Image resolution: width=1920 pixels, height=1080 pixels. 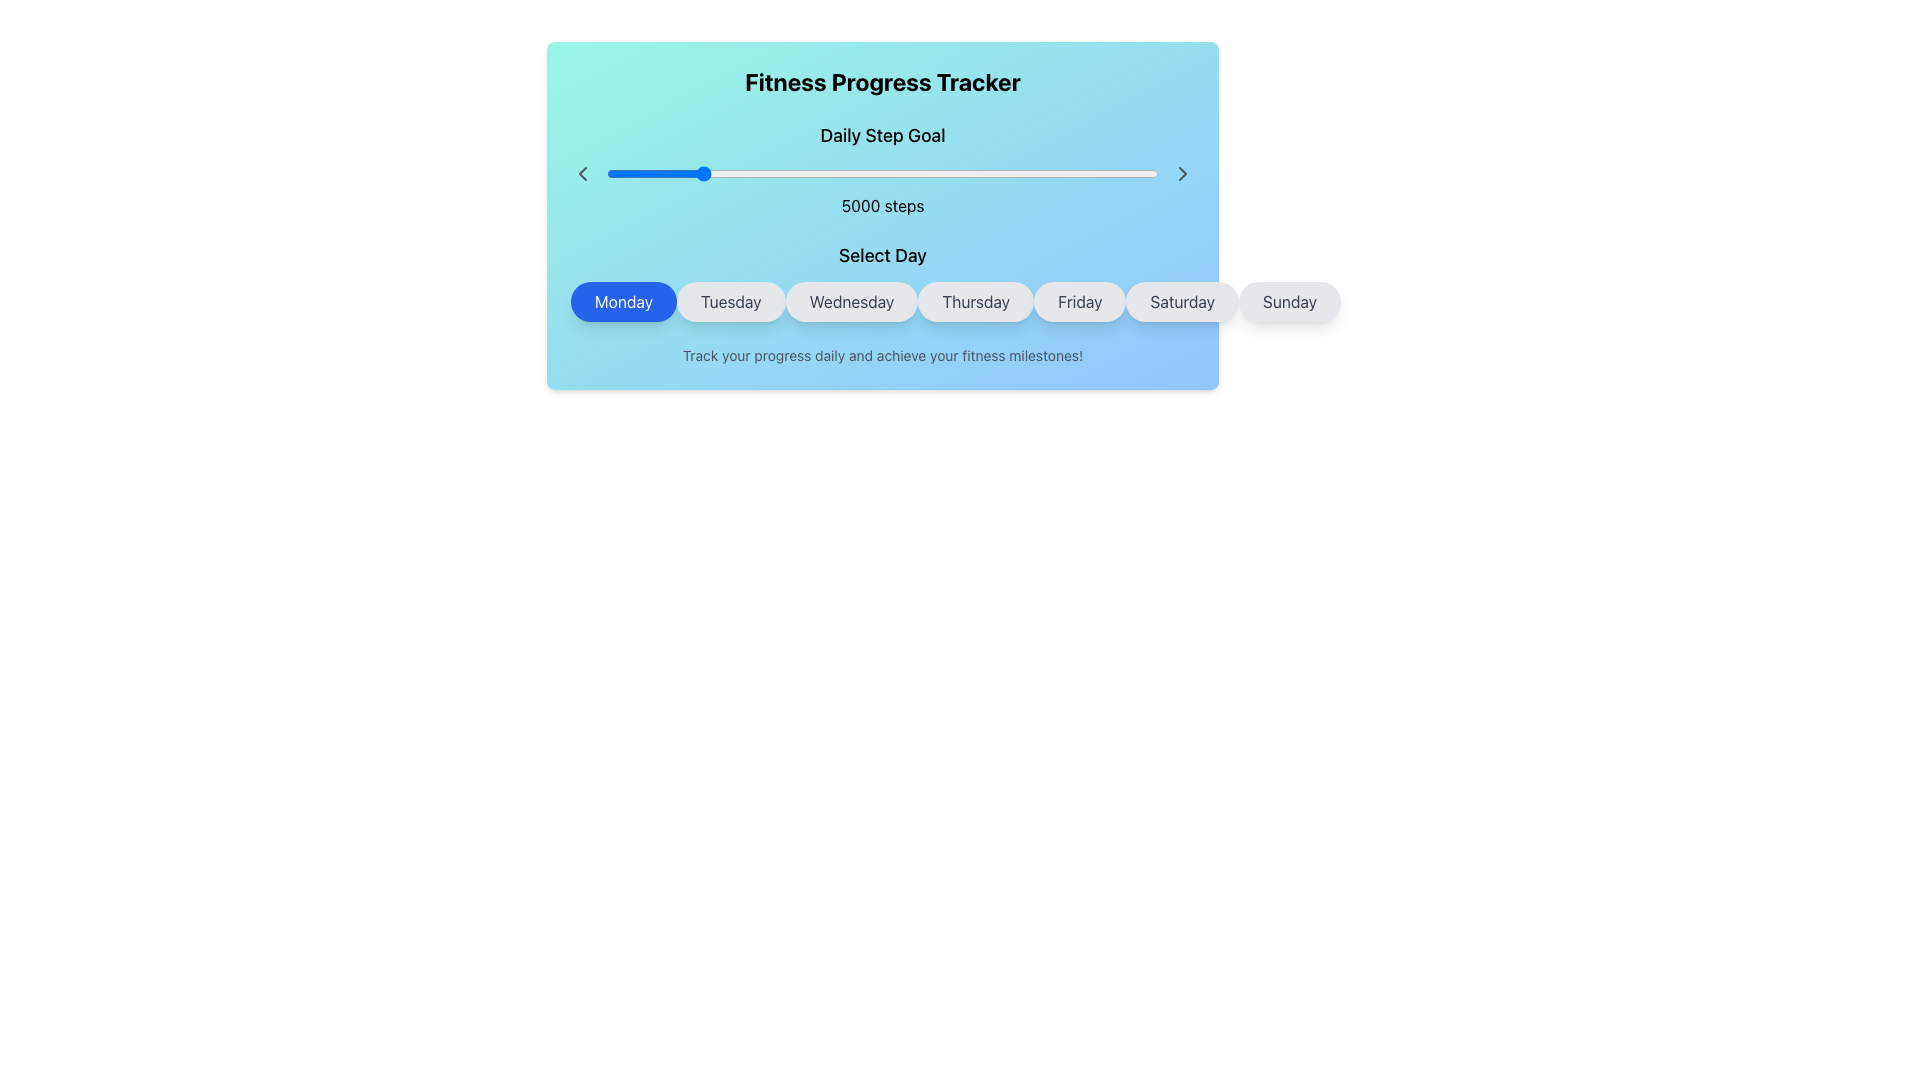 I want to click on the Text Label providing motivational messages located in the footer of the 'Fitness Progress Tracker' section, positioned below the 'Select Day' section, so click(x=882, y=354).